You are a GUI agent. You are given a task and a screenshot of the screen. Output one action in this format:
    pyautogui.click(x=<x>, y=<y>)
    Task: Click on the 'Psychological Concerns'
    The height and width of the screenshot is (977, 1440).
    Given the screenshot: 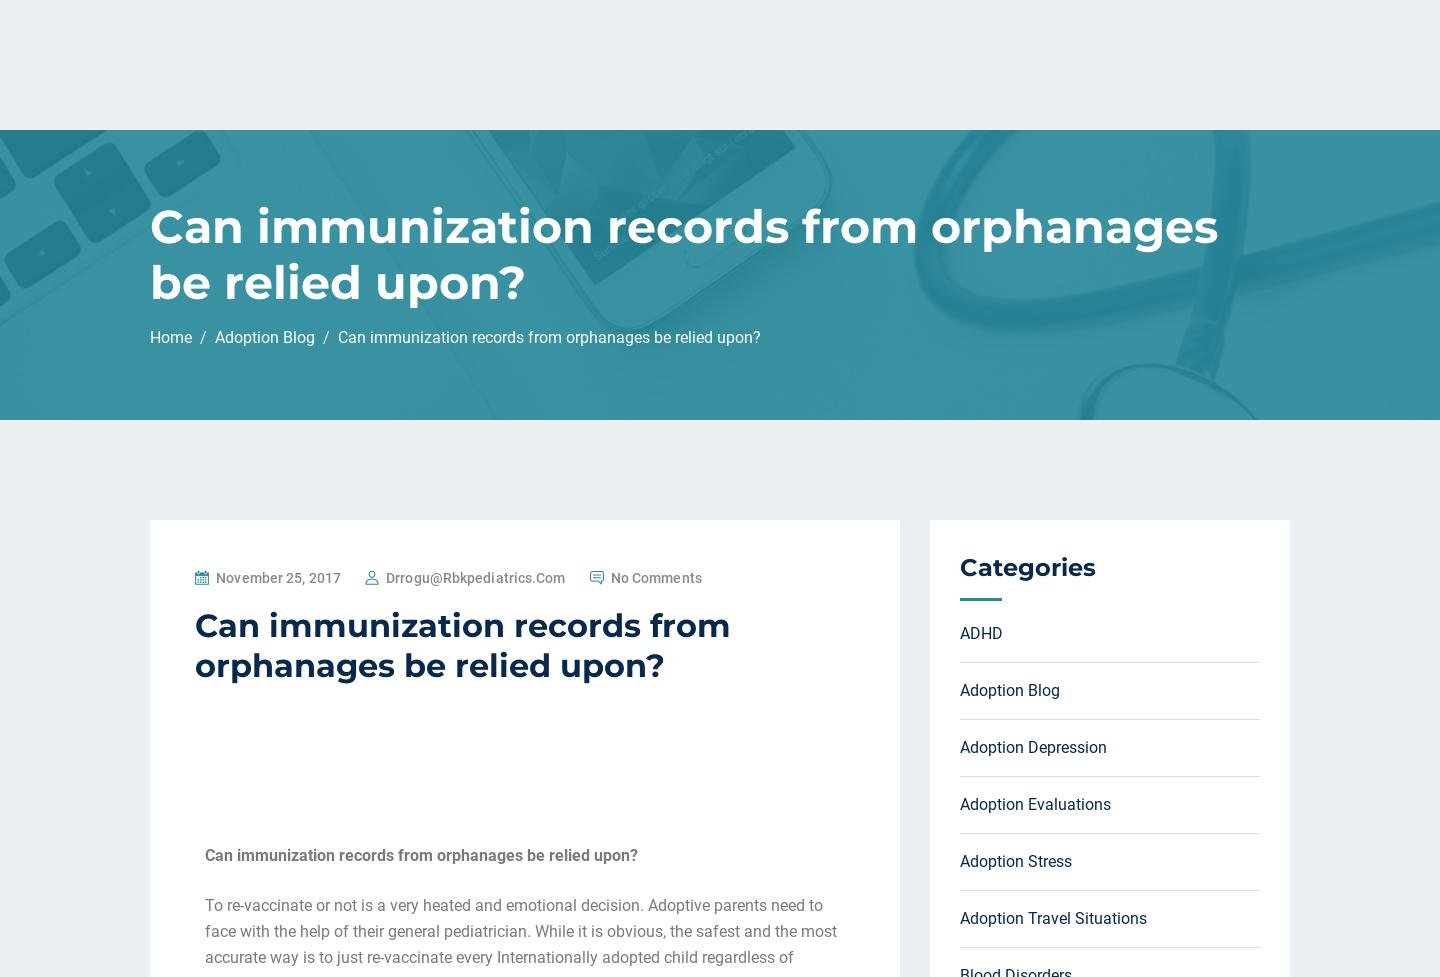 What is the action you would take?
    pyautogui.click(x=1044, y=353)
    